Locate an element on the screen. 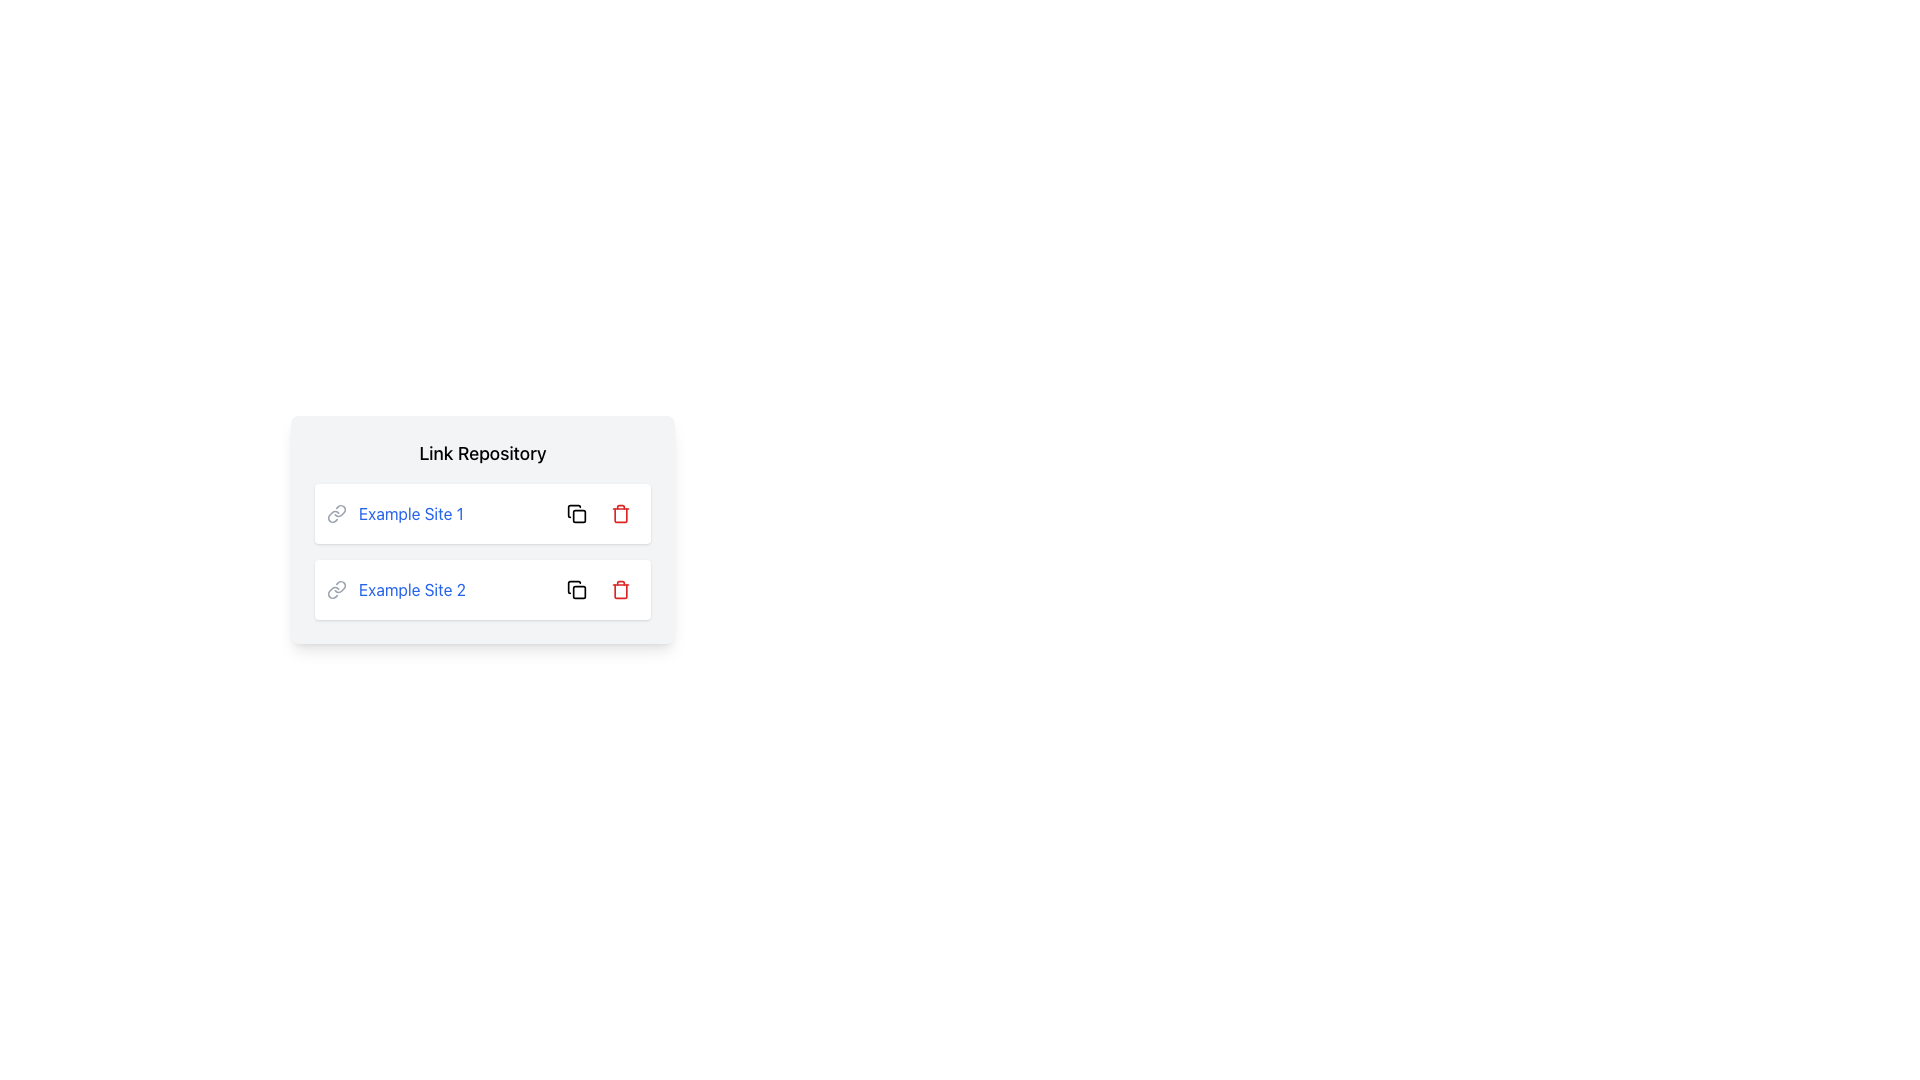  the small square button with a copy icon located next to the 'Example Site 1' label in the 'Link Repository' section is located at coordinates (575, 512).